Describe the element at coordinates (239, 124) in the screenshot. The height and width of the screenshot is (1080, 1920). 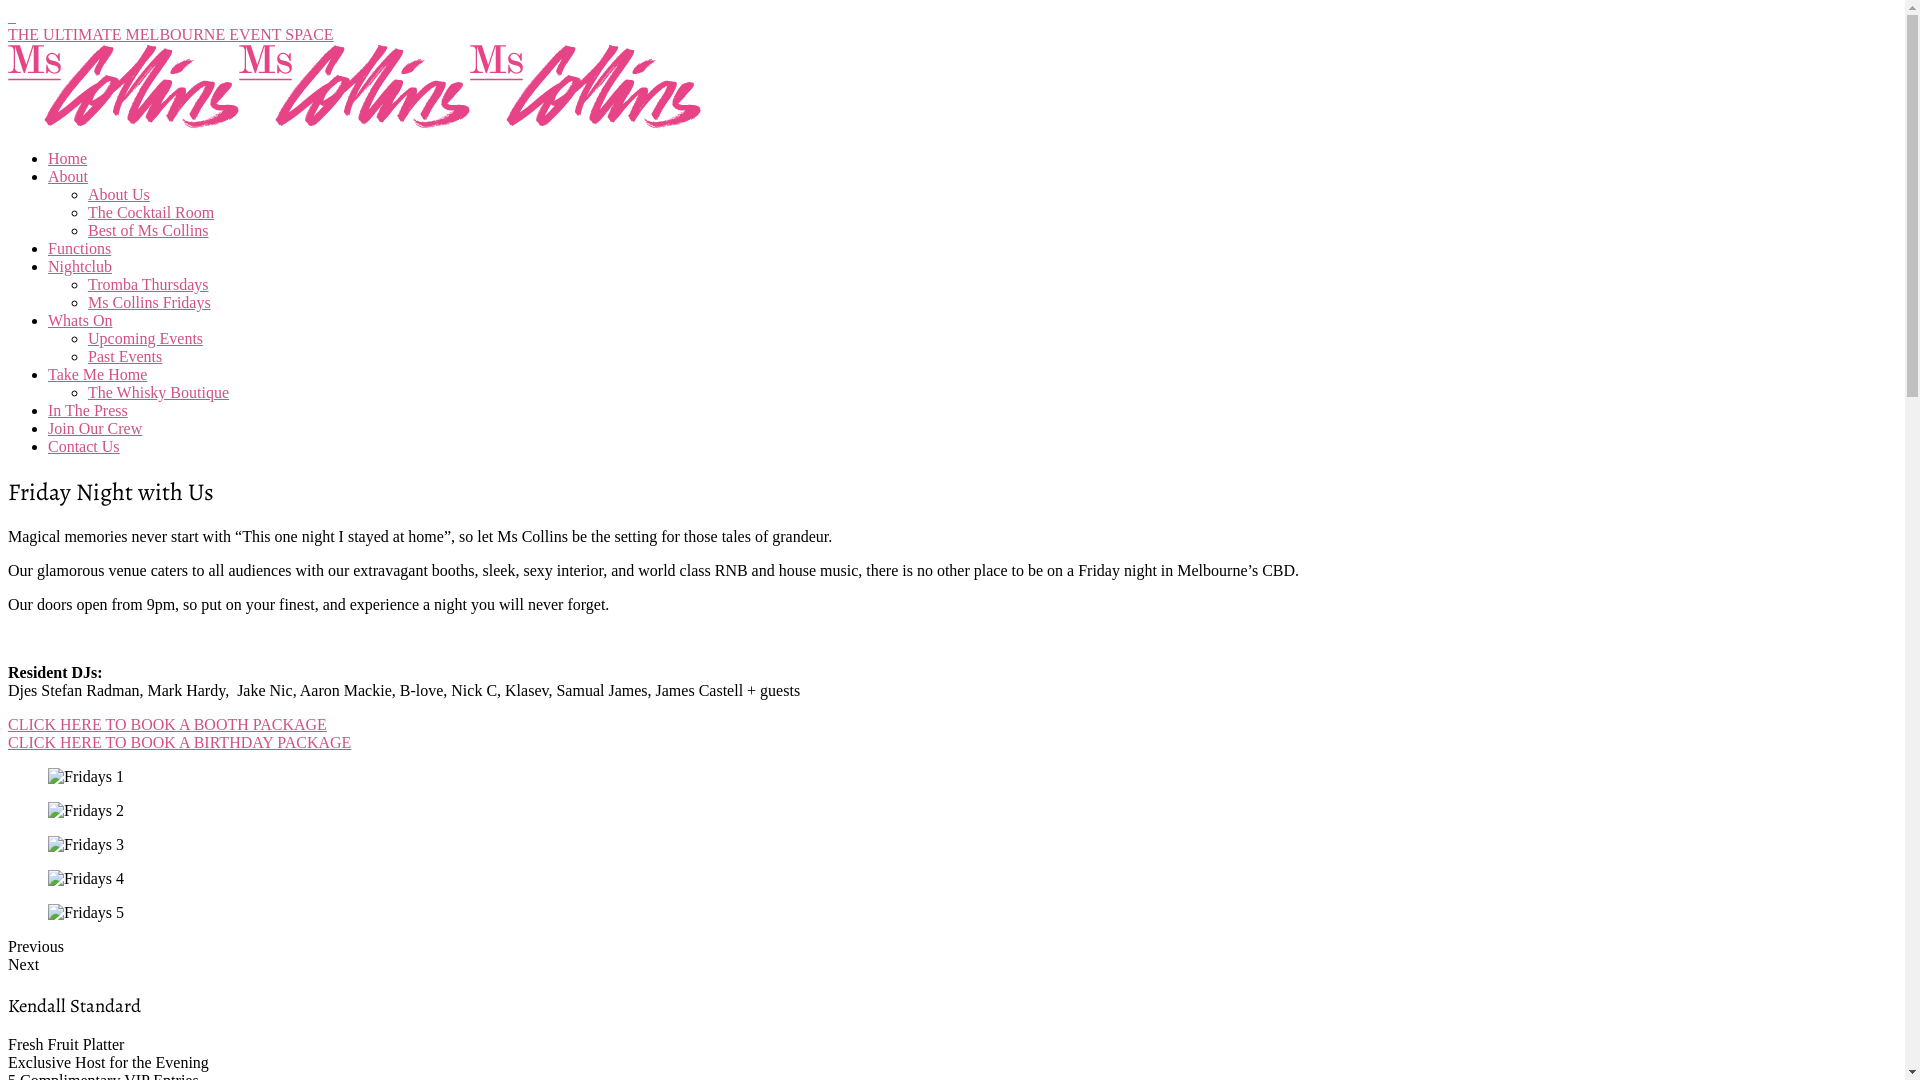
I see `'Ms Collins'` at that location.